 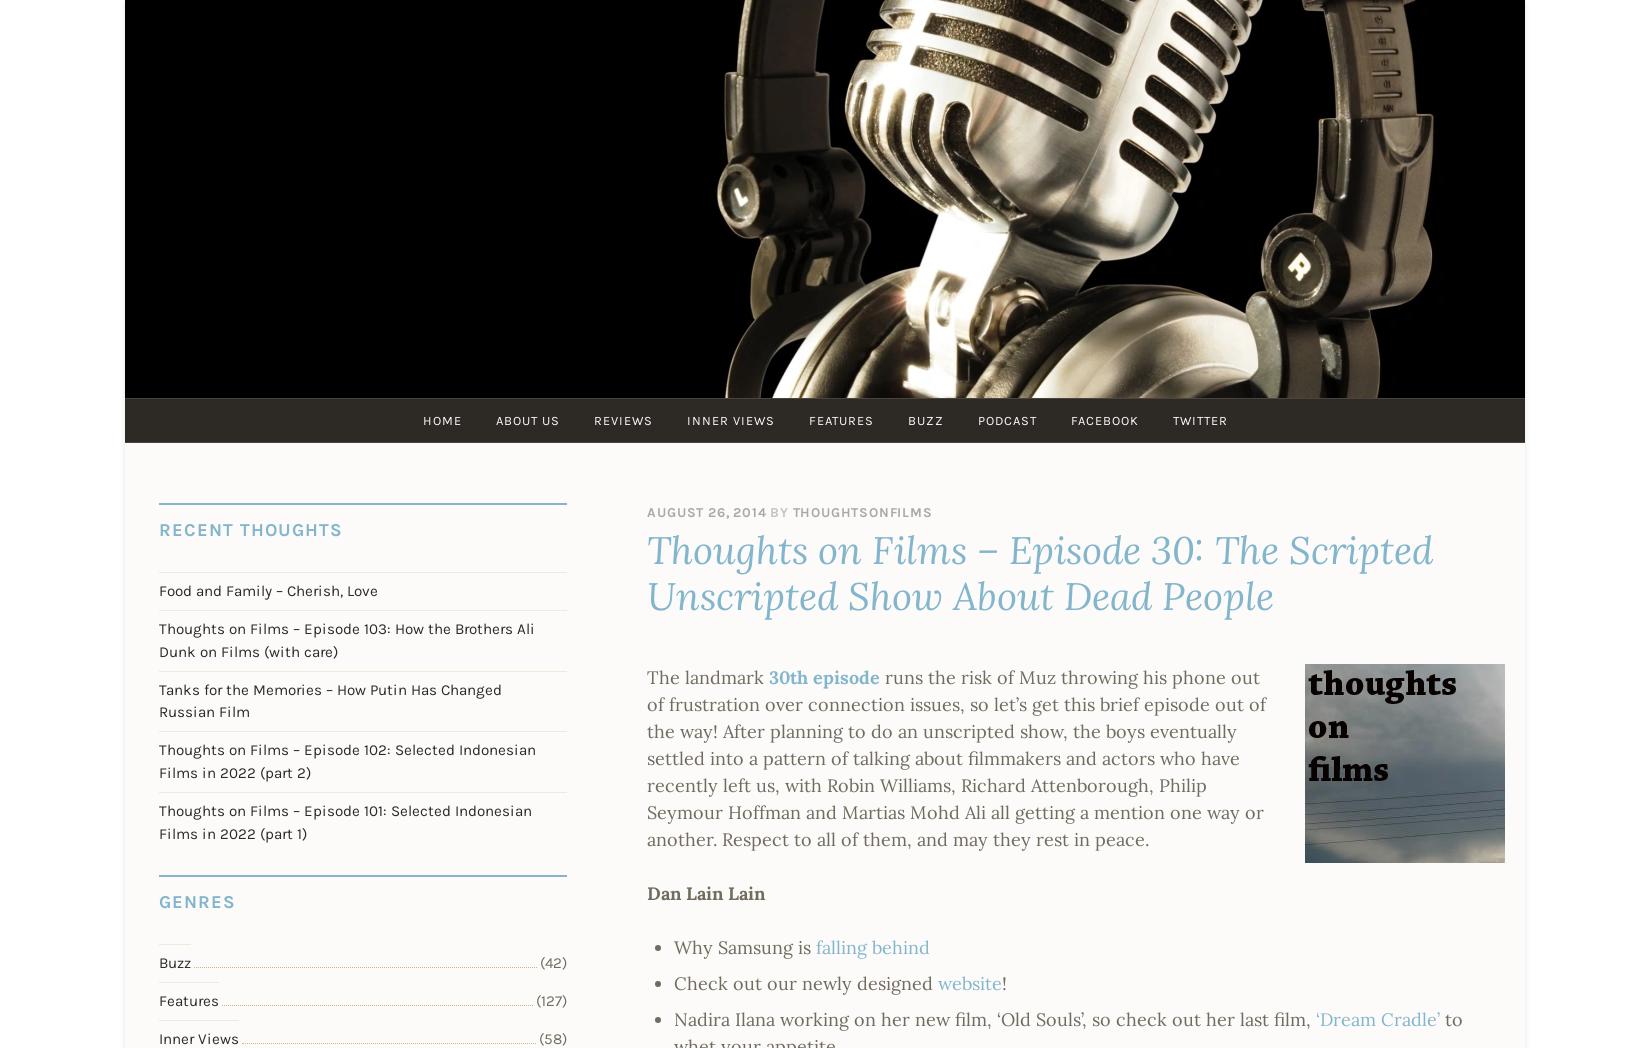 I want to click on 'August 26, 2014', so click(x=705, y=512).